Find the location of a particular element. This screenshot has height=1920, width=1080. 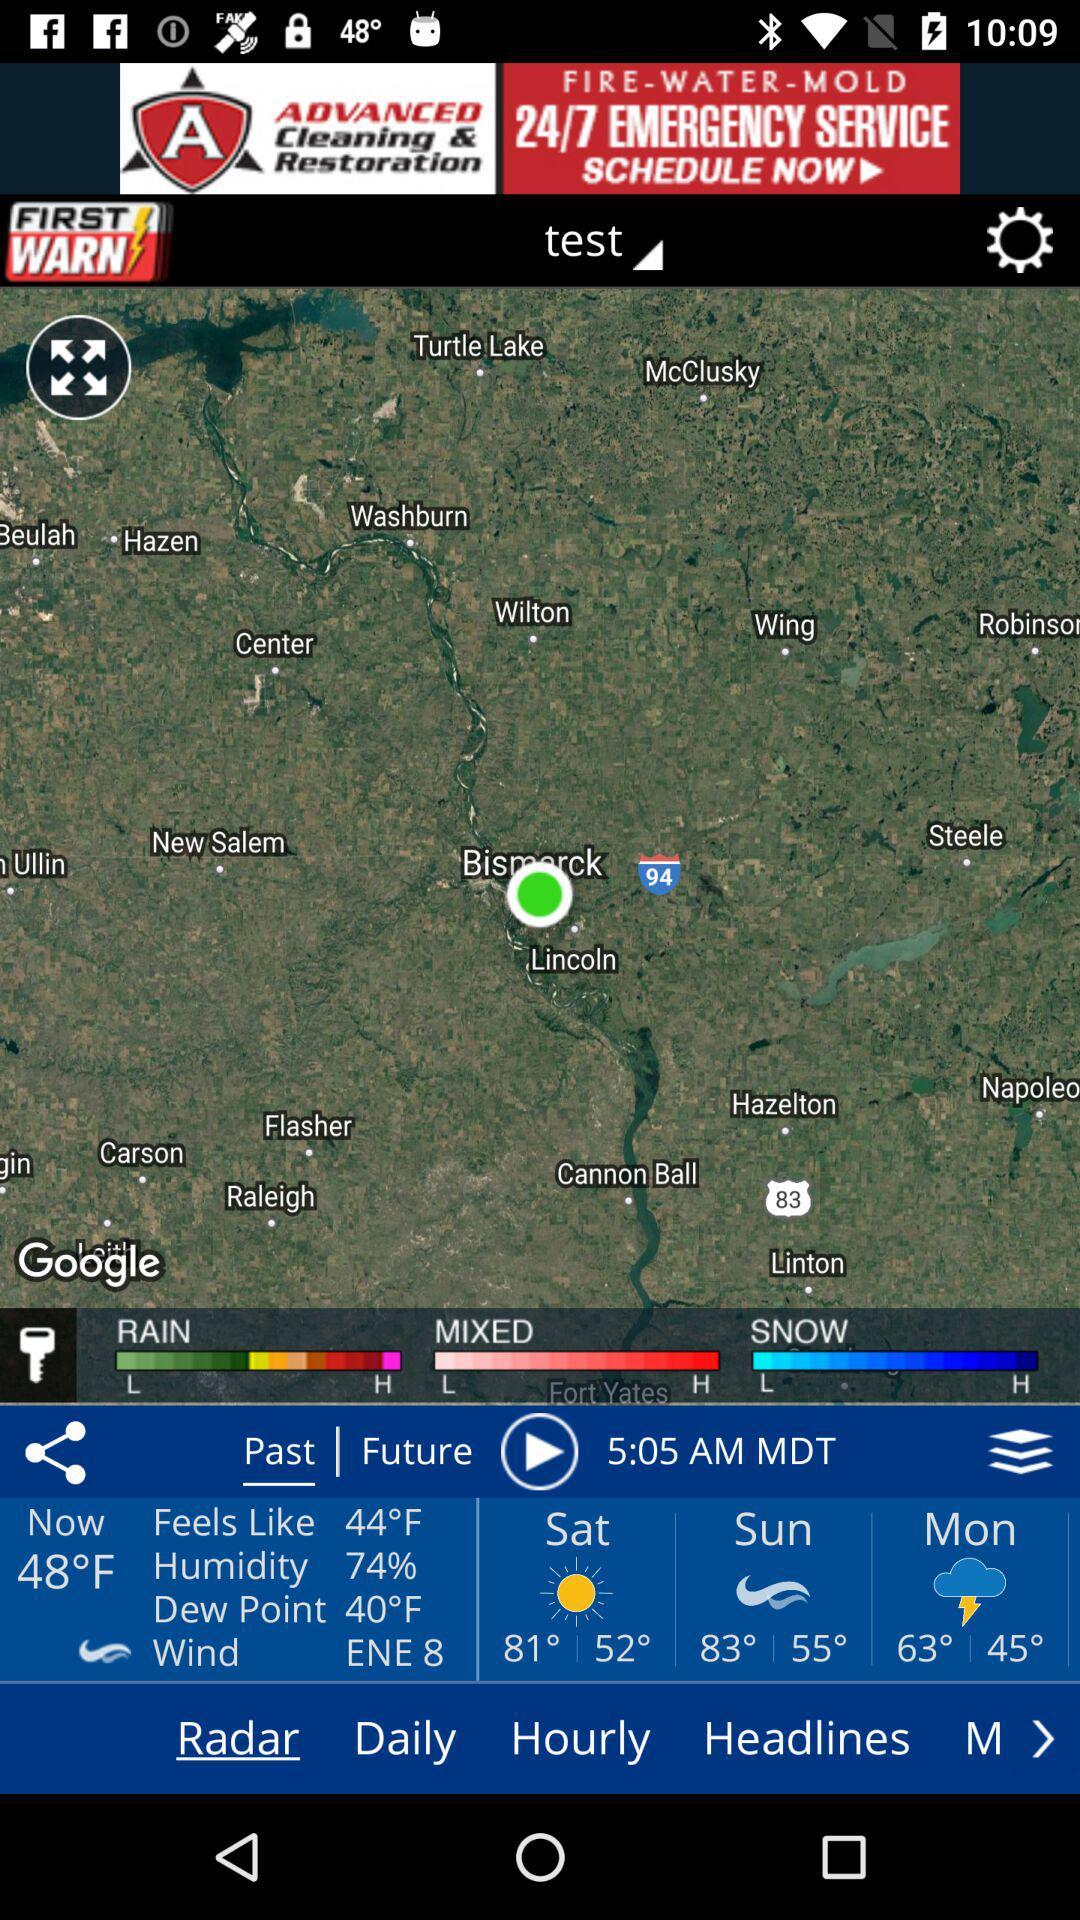

icon above the sat item is located at coordinates (538, 1451).